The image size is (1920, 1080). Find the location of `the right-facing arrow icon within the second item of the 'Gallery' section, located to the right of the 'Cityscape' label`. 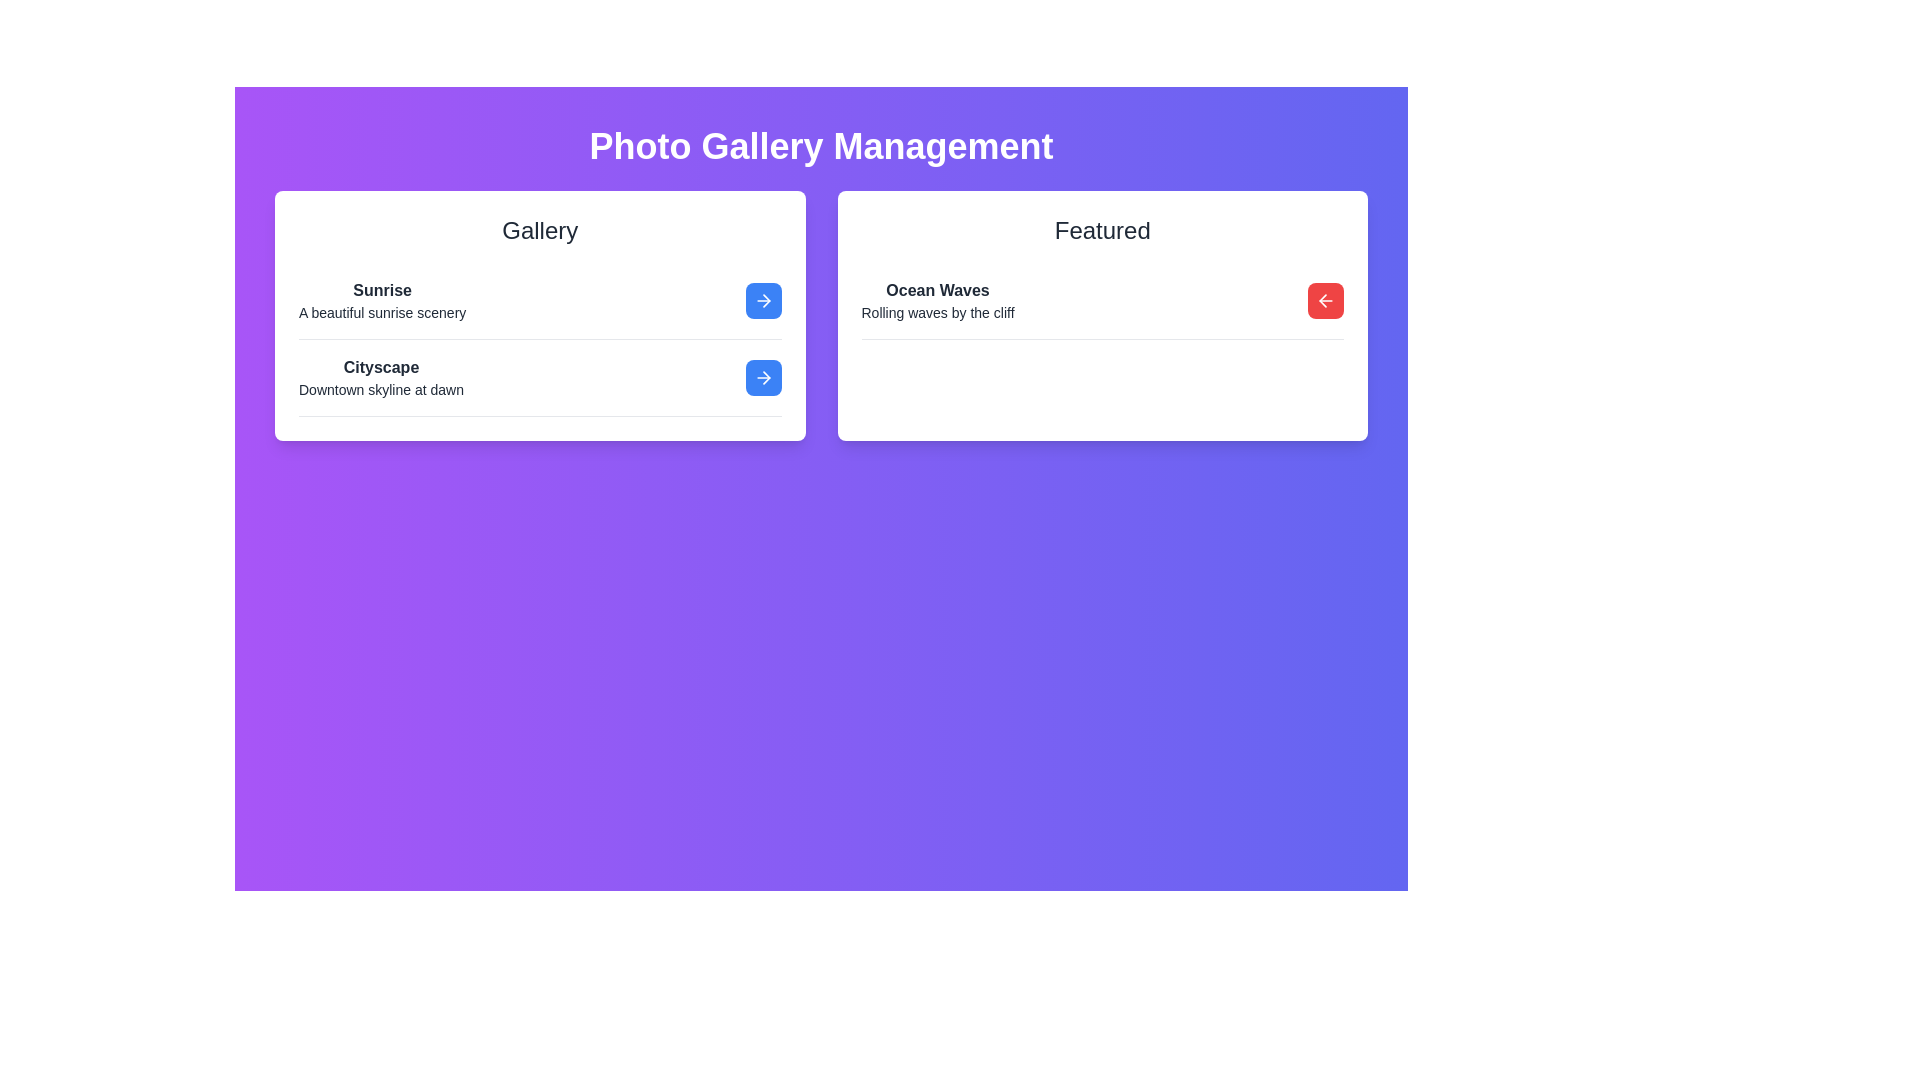

the right-facing arrow icon within the second item of the 'Gallery' section, located to the right of the 'Cityscape' label is located at coordinates (765, 300).